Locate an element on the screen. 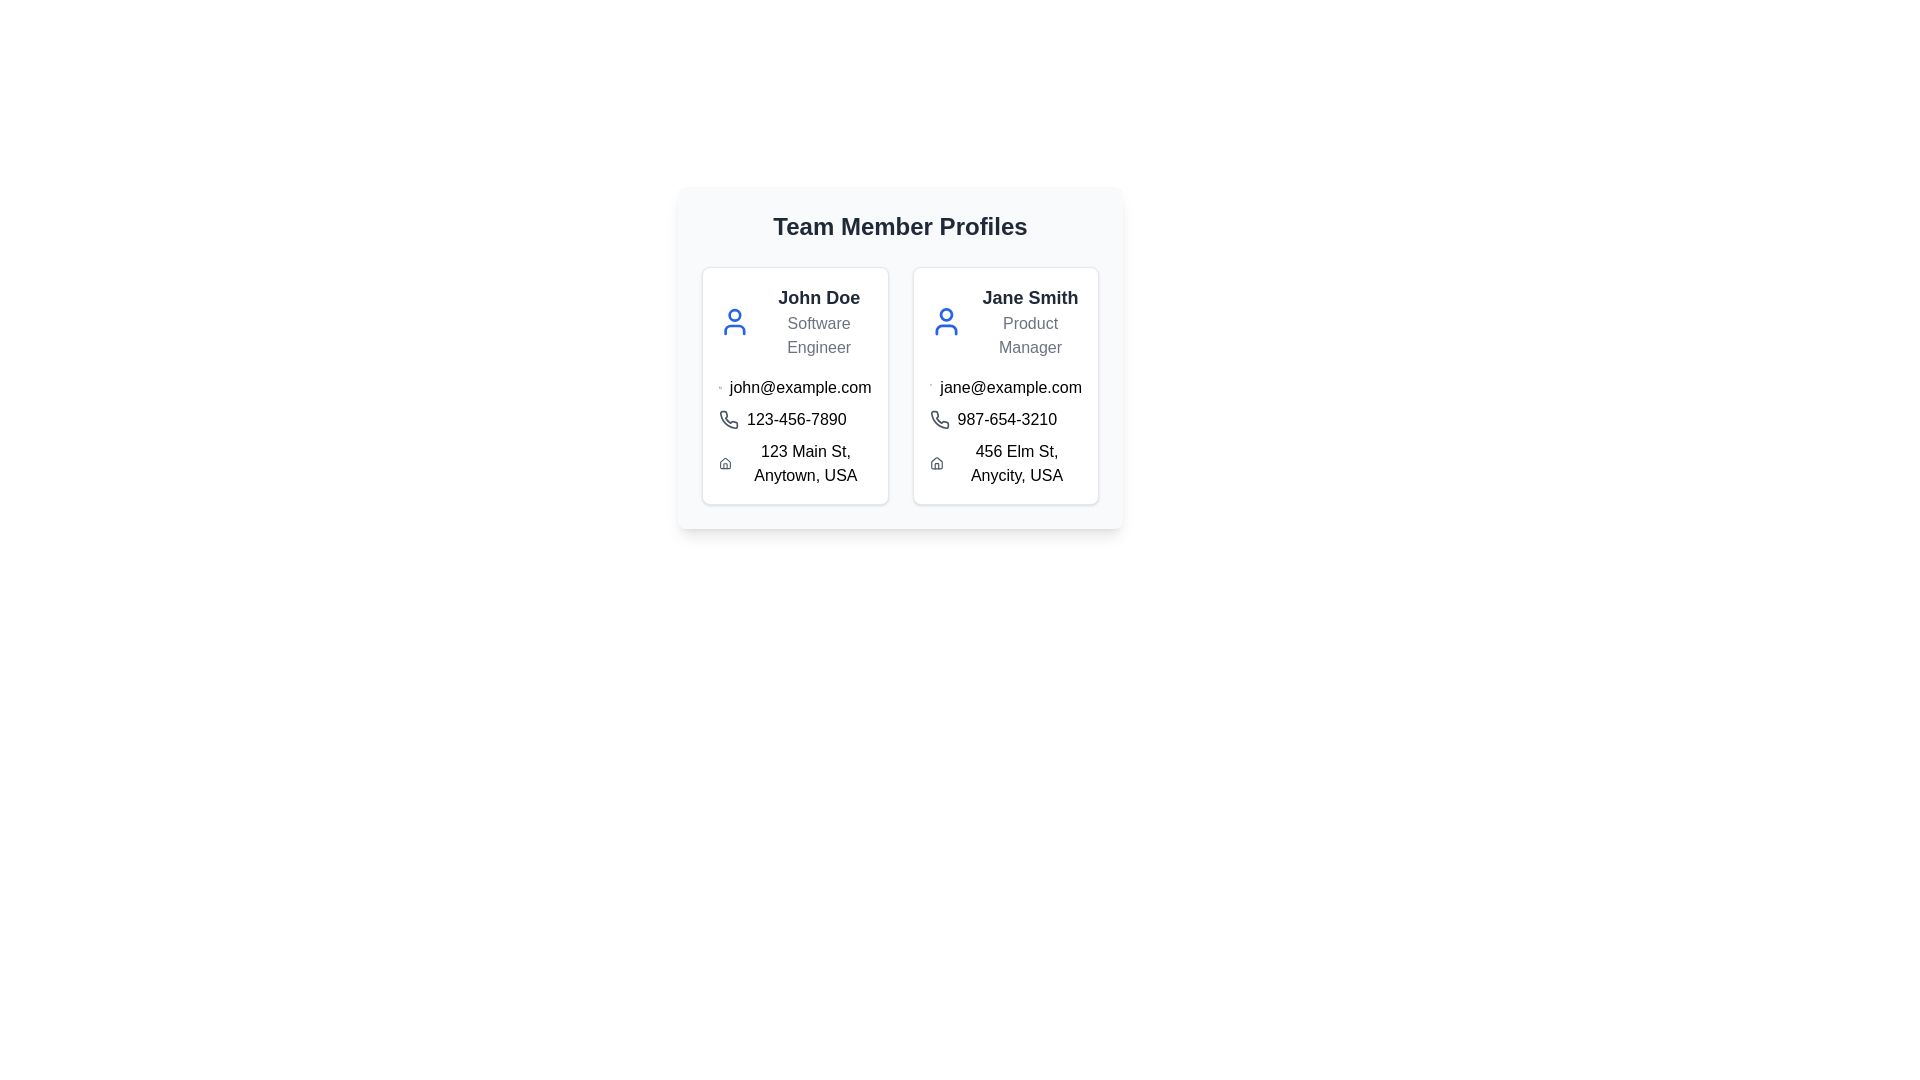  the Text Display that shows the name and job title of a team member, located in the left card of a two-card layout, positioned to the right of the user icon is located at coordinates (819, 320).